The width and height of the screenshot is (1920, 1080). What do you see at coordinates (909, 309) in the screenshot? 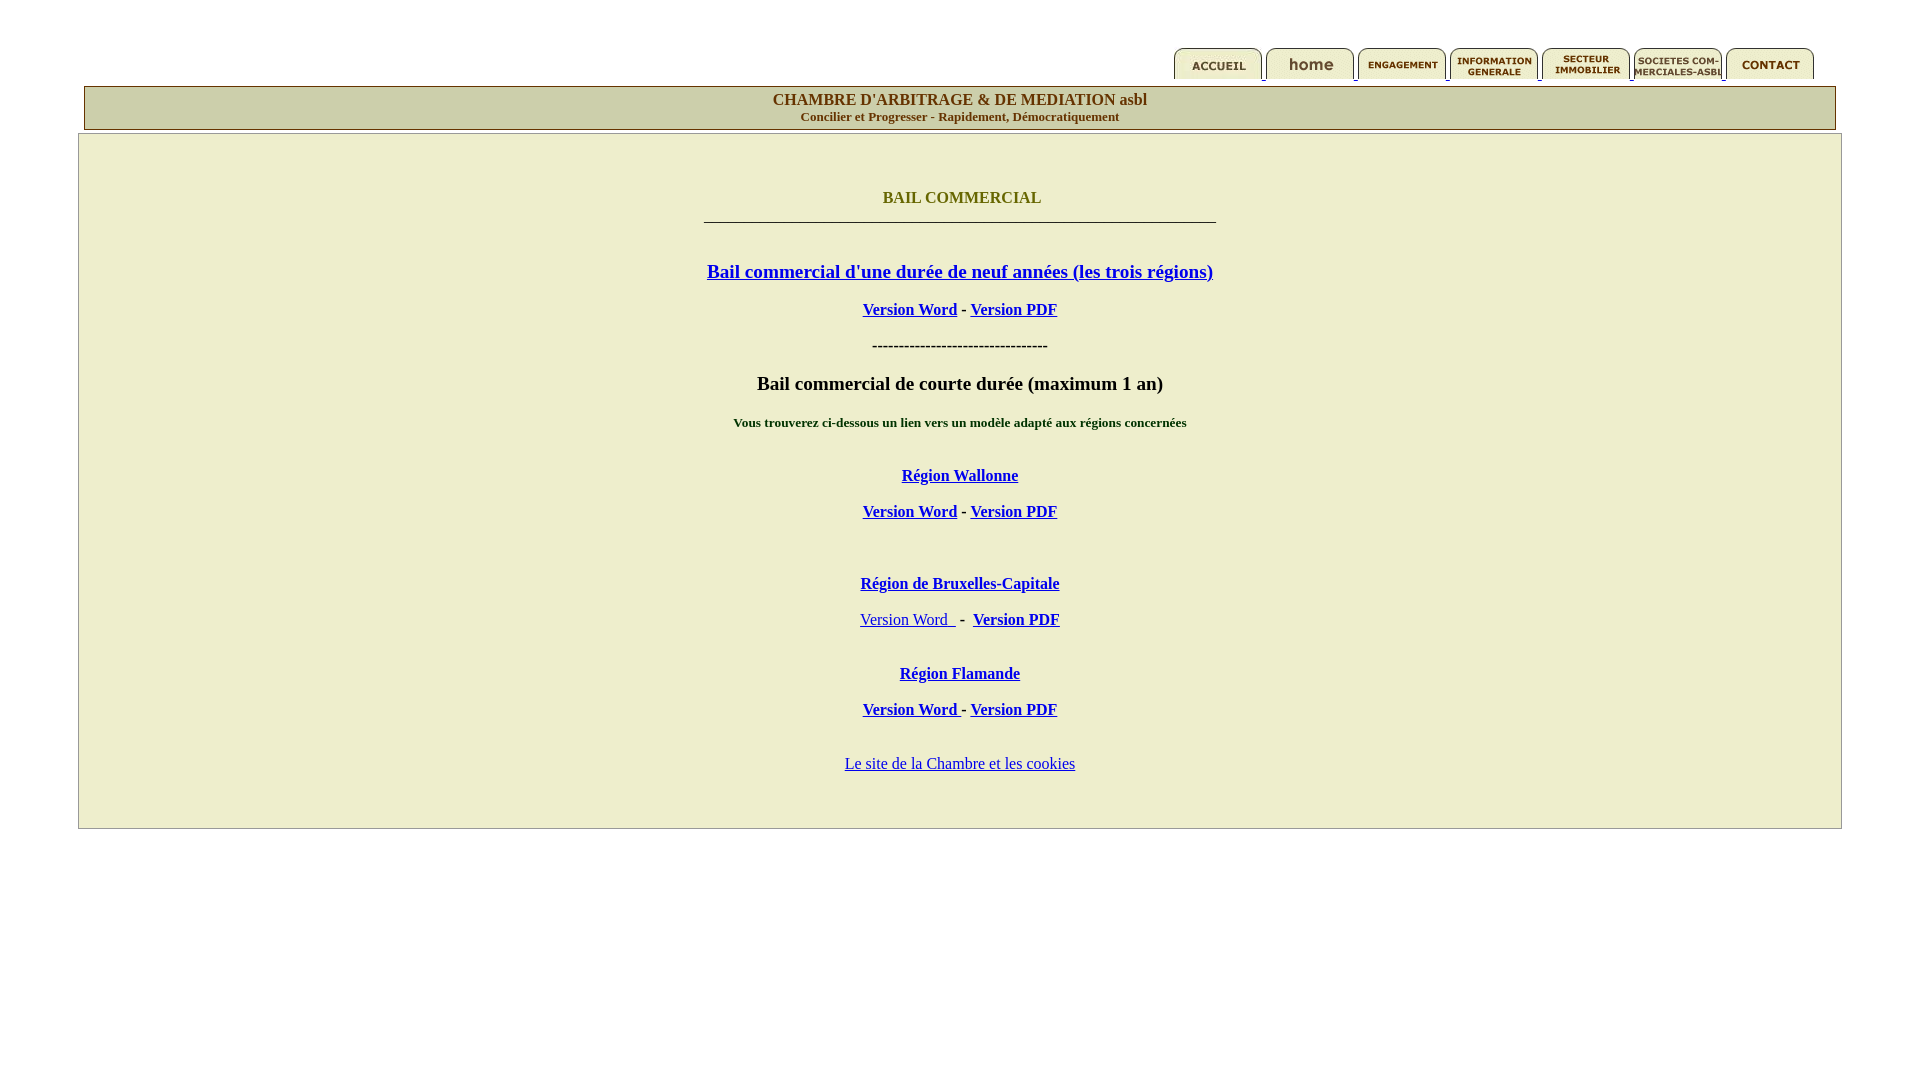
I see `'Version Word'` at bounding box center [909, 309].